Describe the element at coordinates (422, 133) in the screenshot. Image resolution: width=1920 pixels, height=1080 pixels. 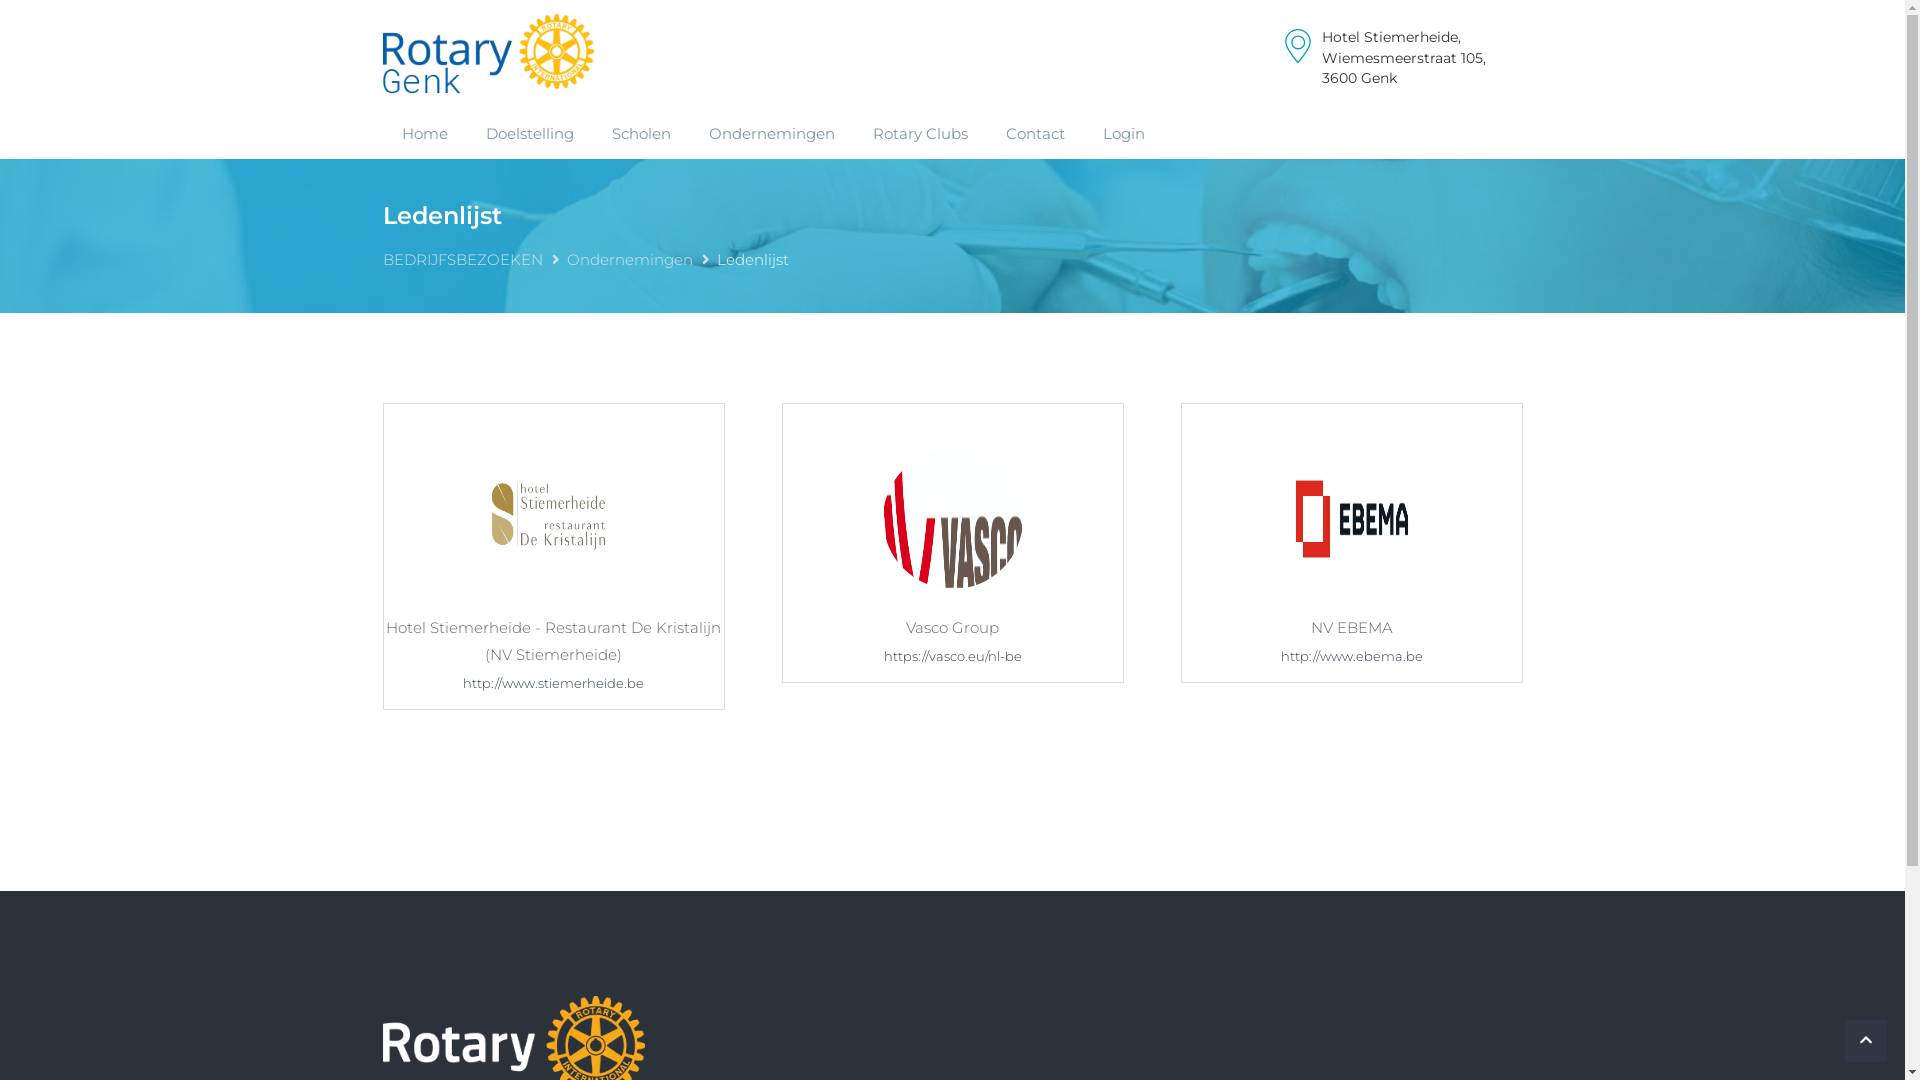
I see `'Home'` at that location.